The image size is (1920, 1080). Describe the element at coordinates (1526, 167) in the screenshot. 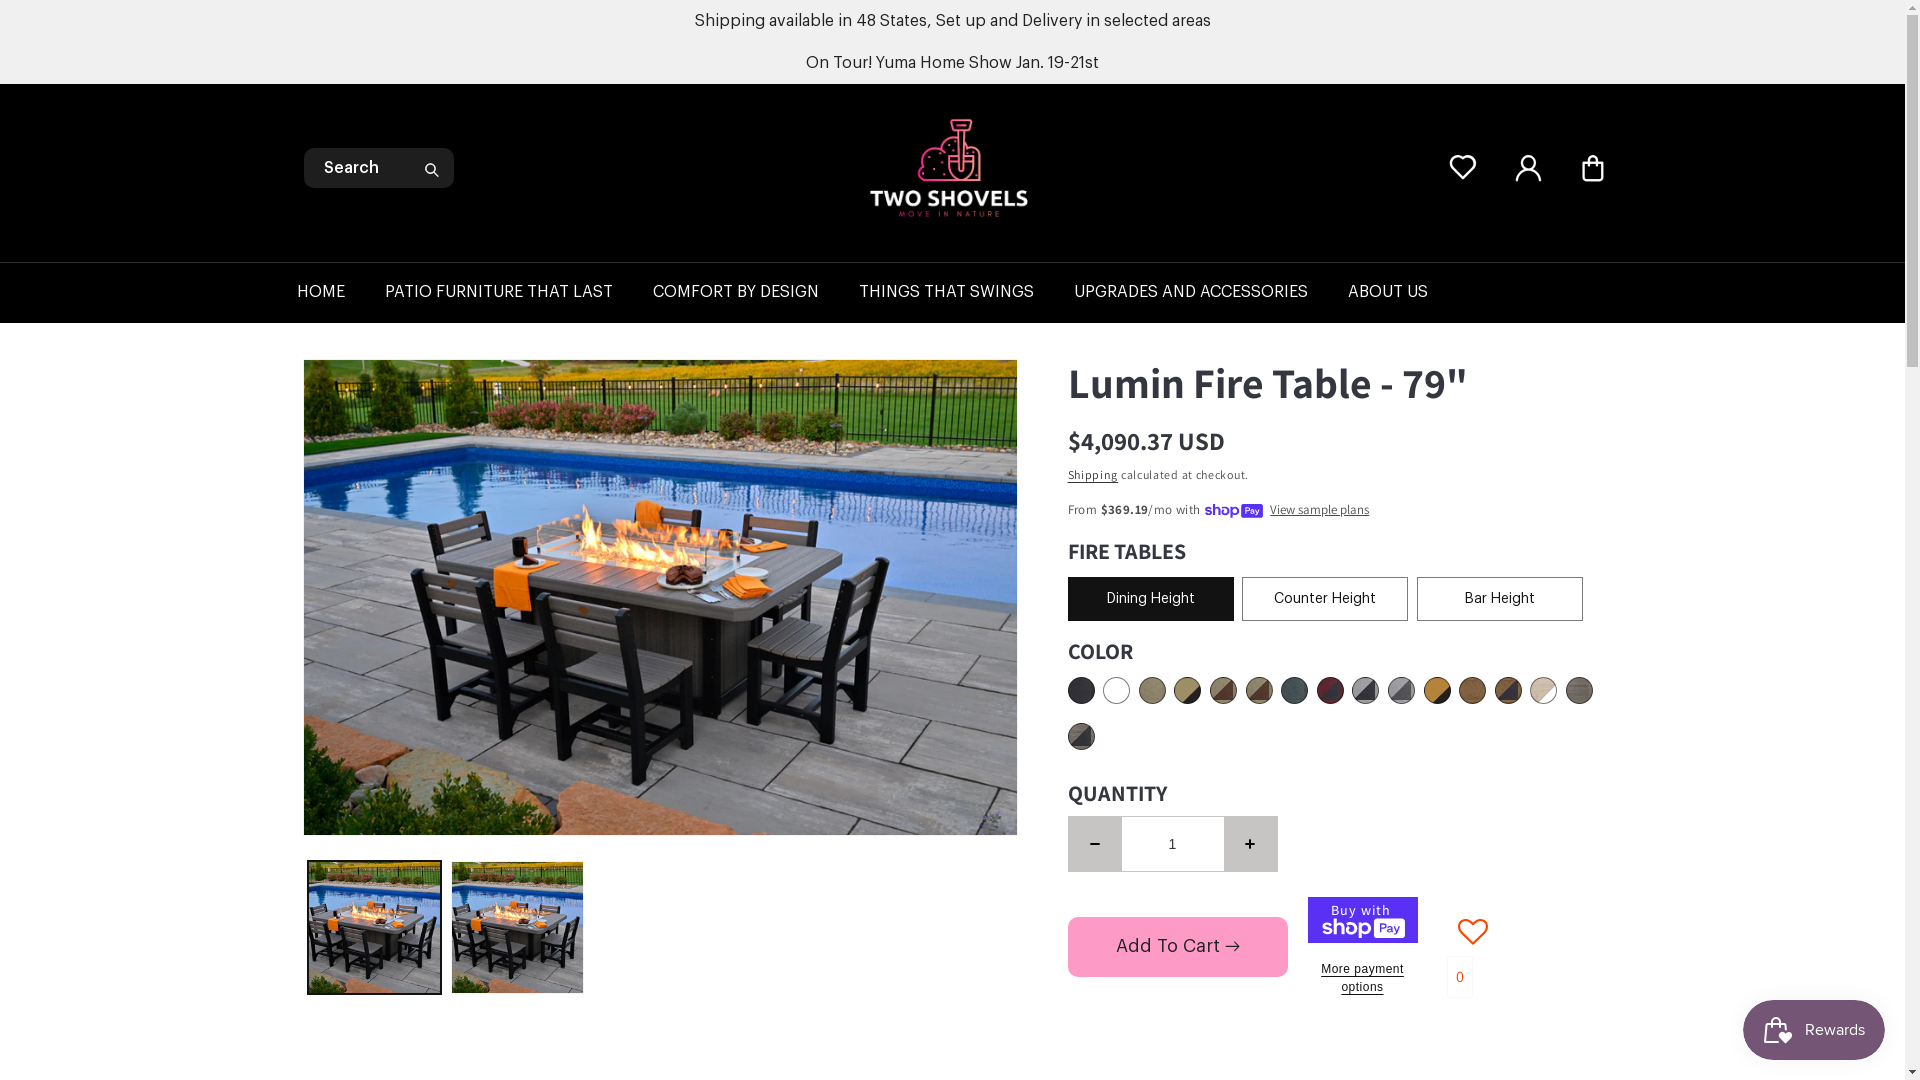

I see `'Log in'` at that location.